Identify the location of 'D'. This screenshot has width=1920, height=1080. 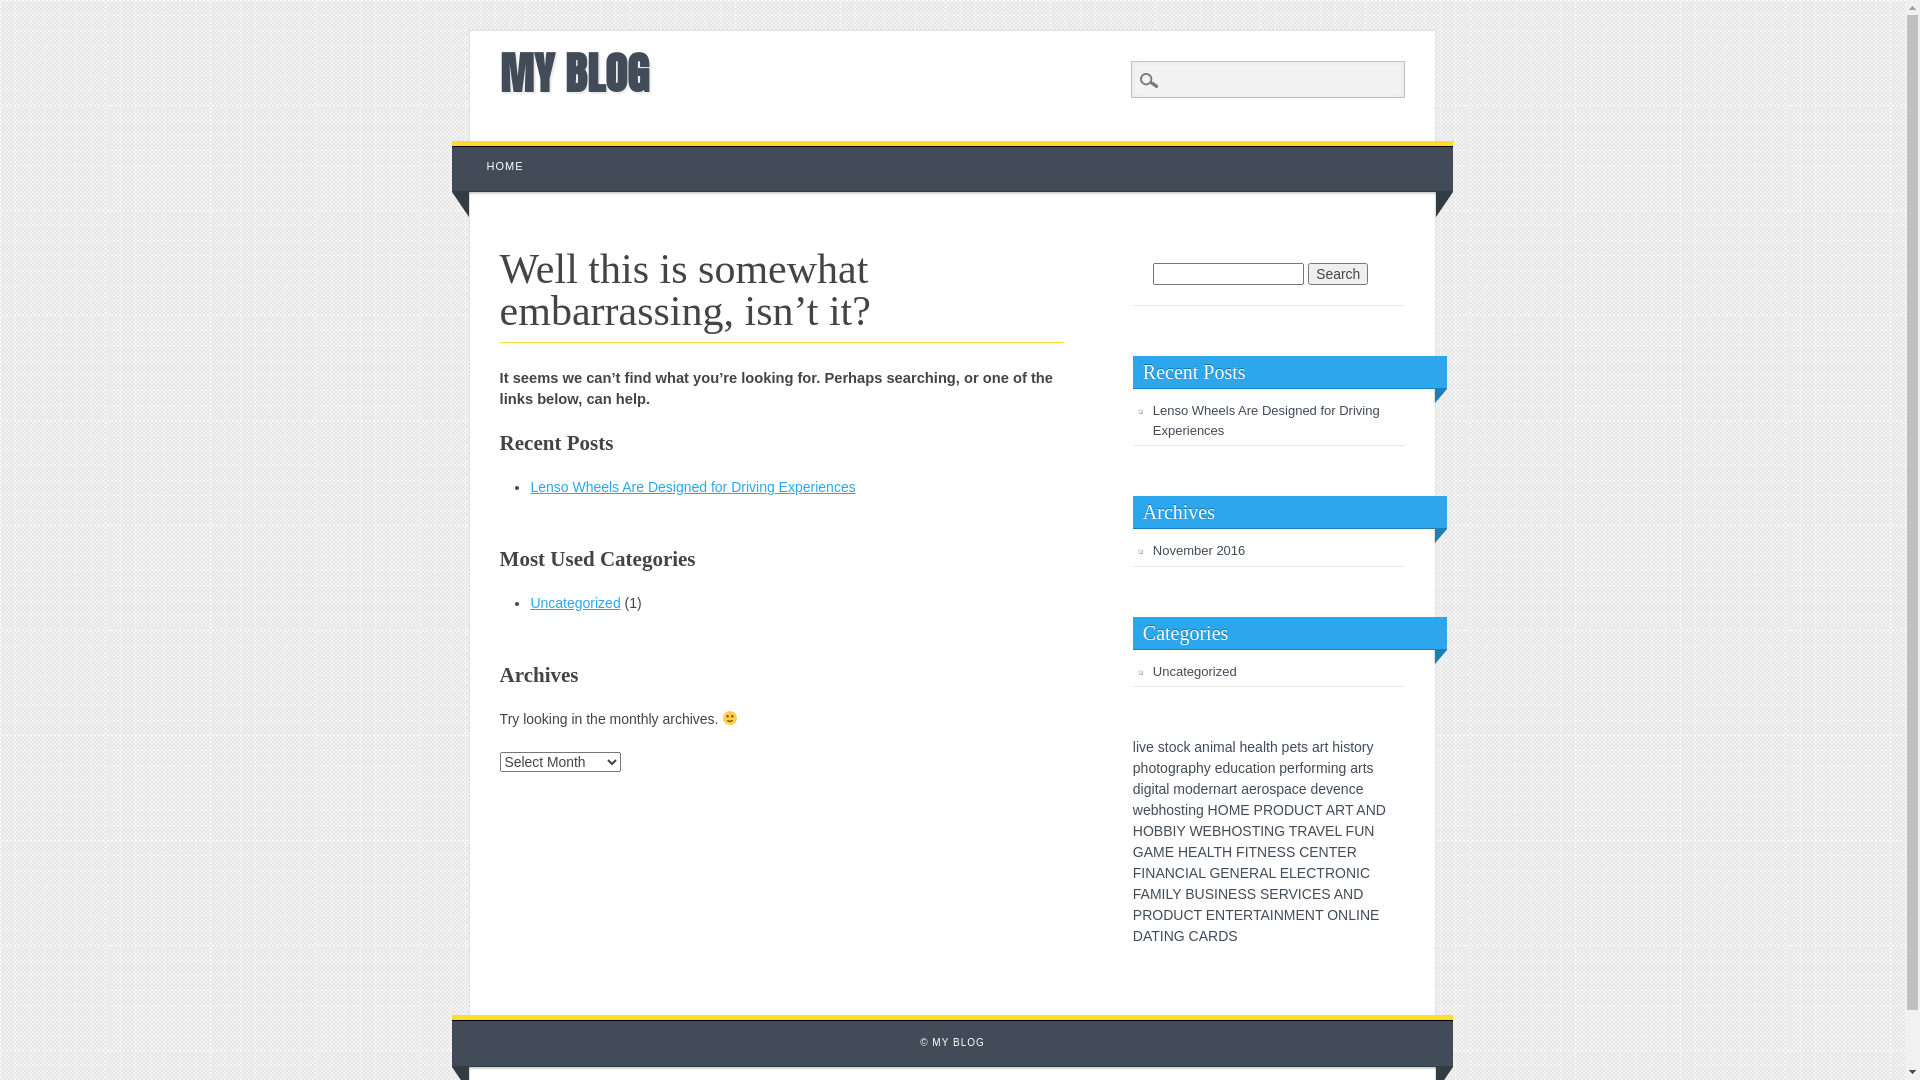
(1353, 893).